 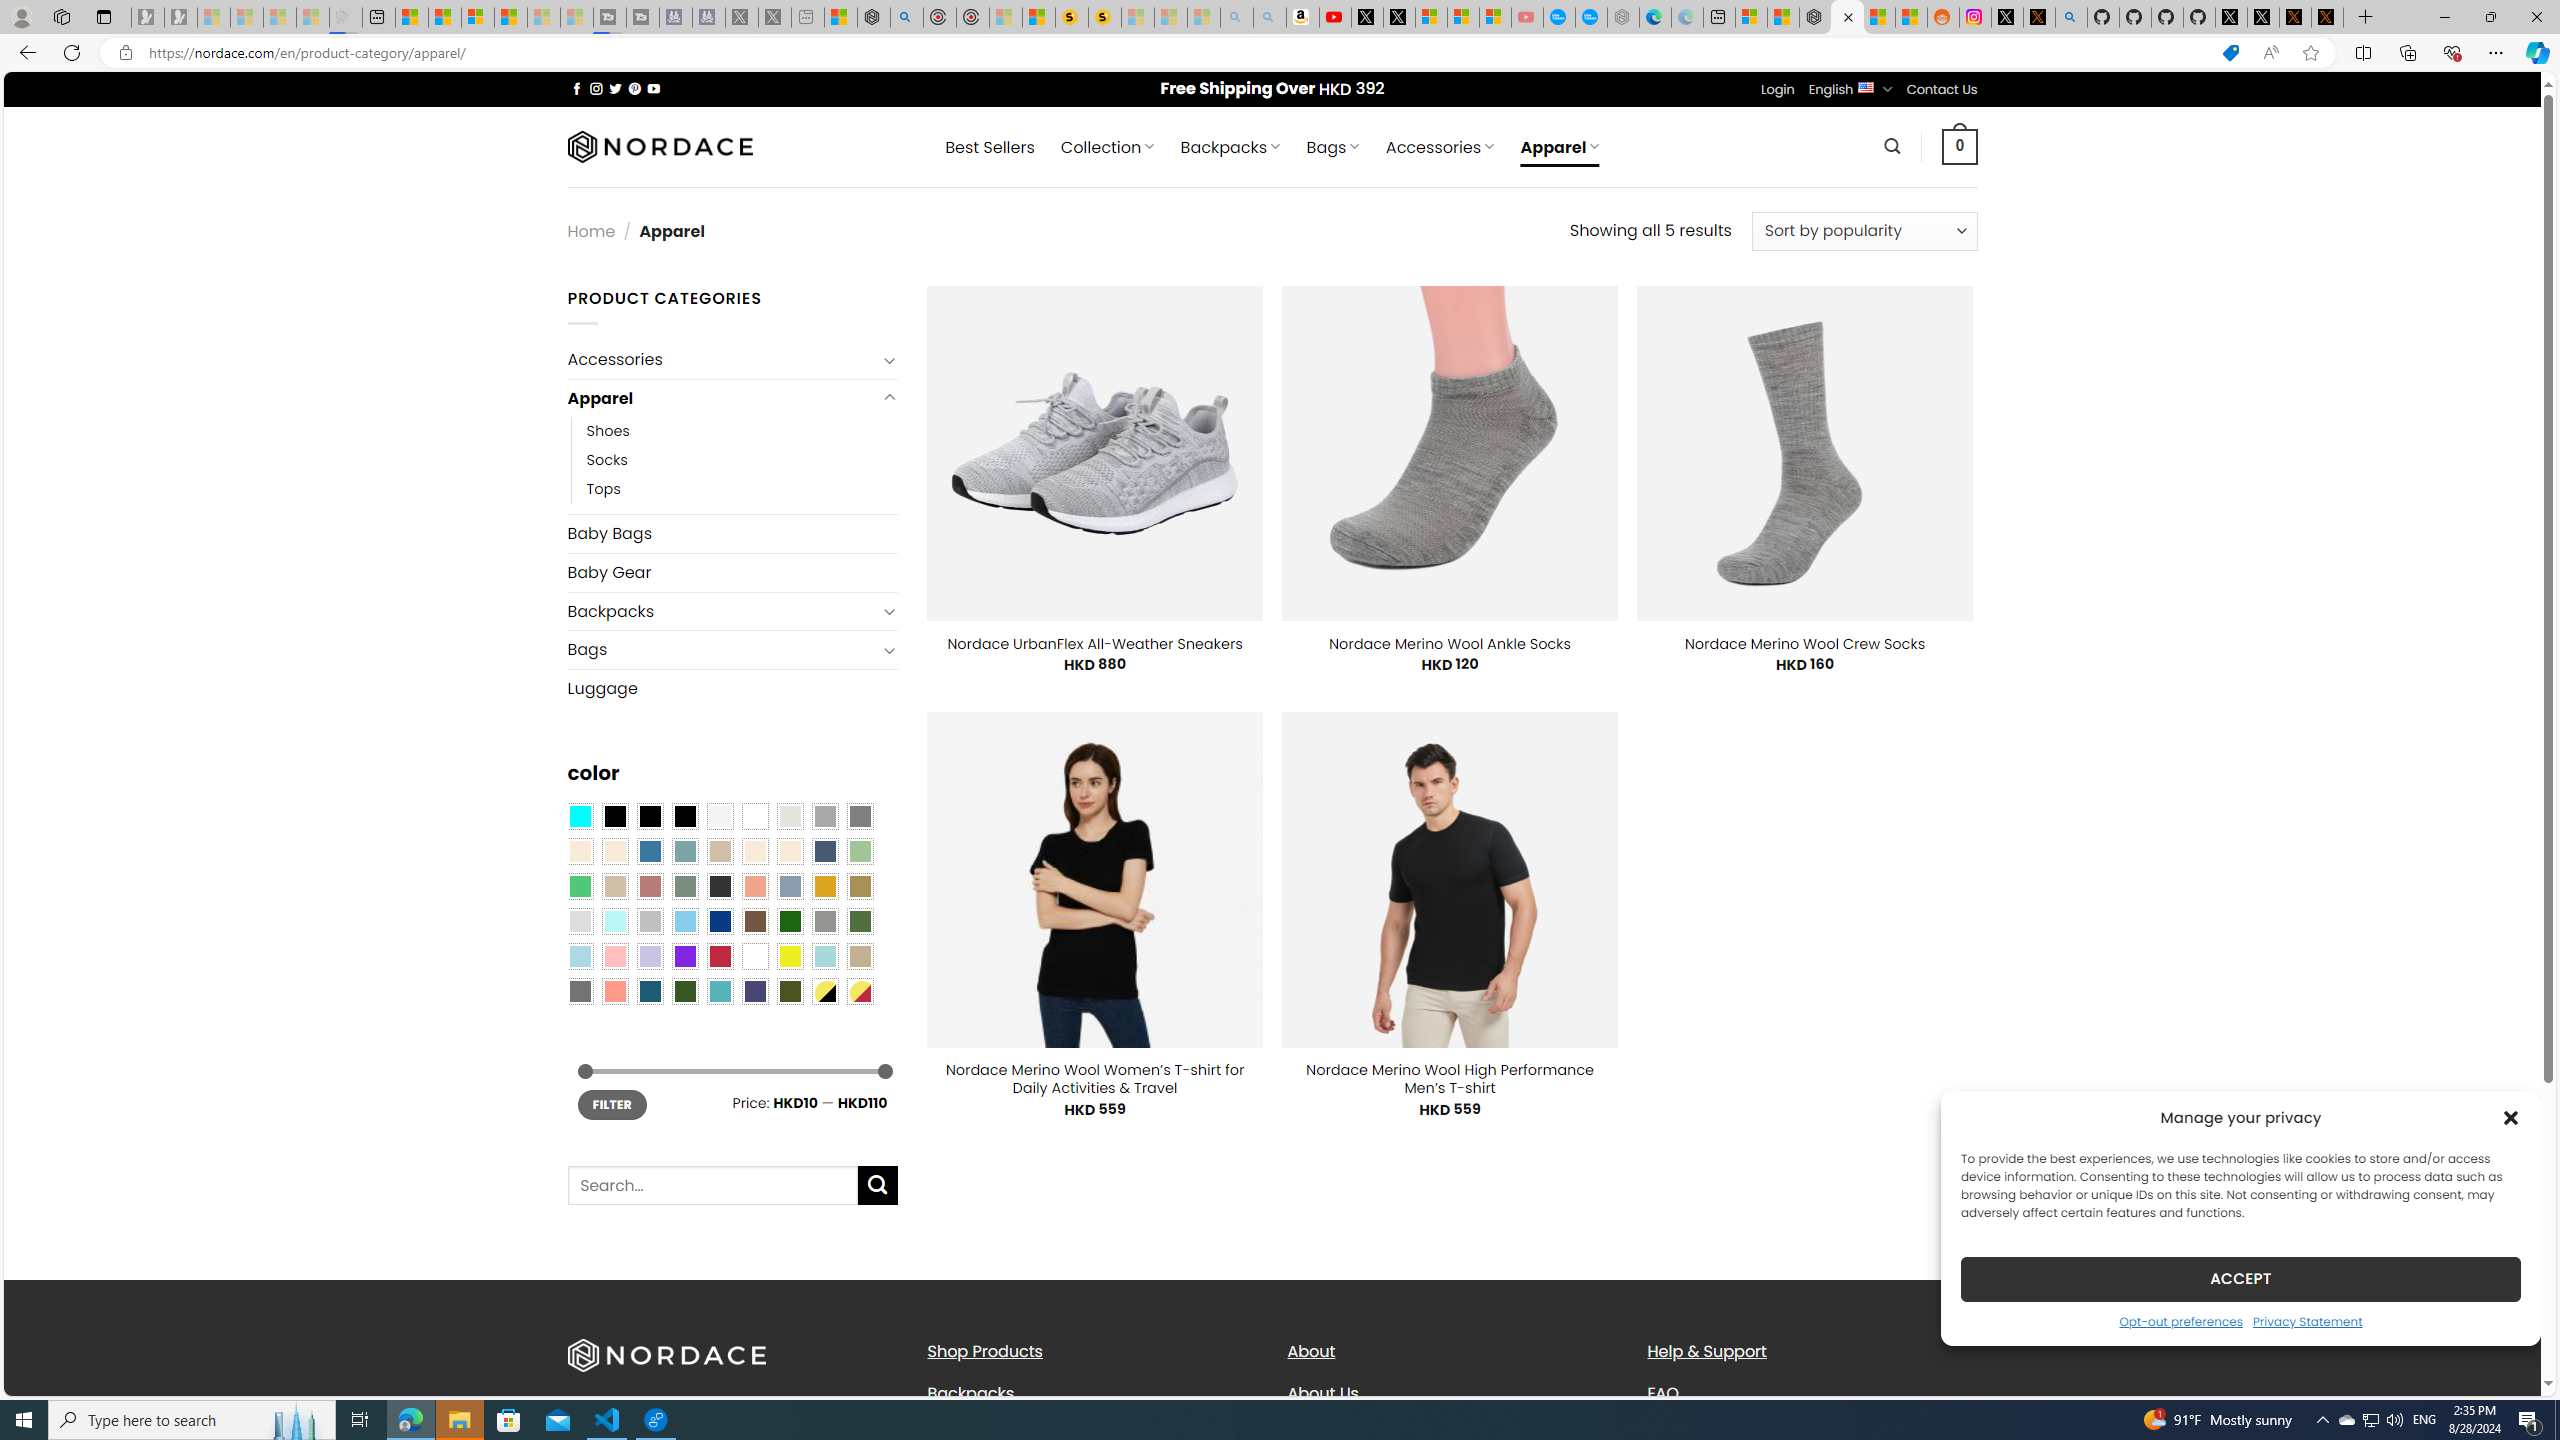 What do you see at coordinates (860, 815) in the screenshot?
I see `'All Gray'` at bounding box center [860, 815].